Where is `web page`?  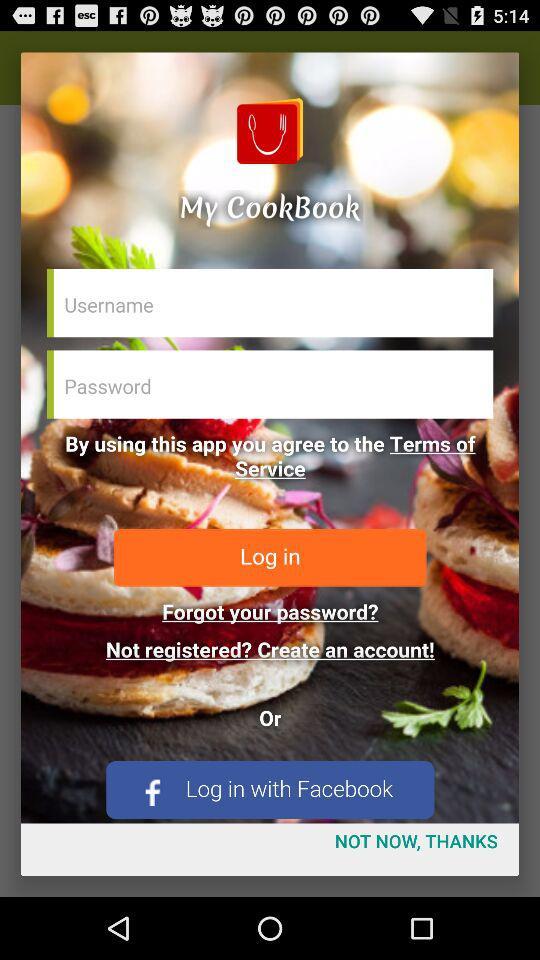
web page is located at coordinates (270, 437).